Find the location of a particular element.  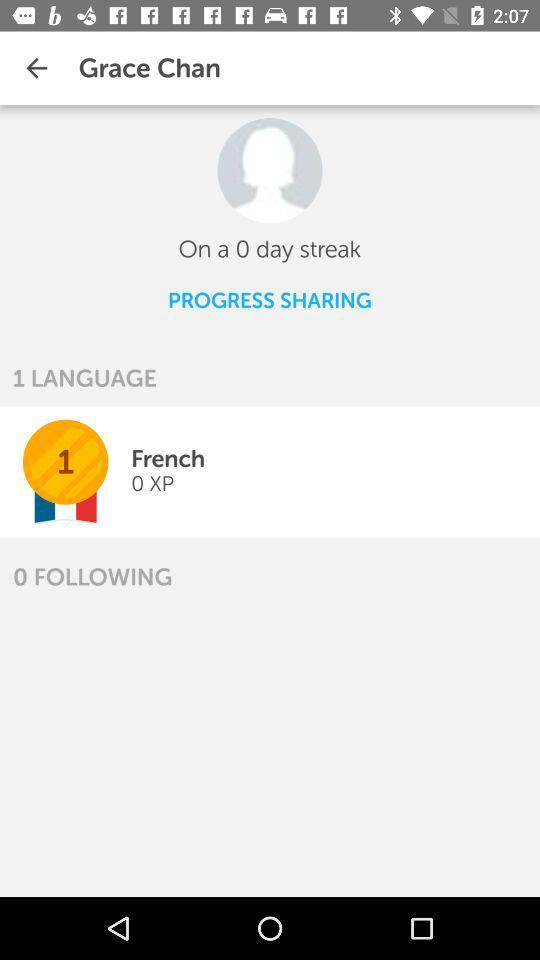

1 language icon is located at coordinates (83, 377).